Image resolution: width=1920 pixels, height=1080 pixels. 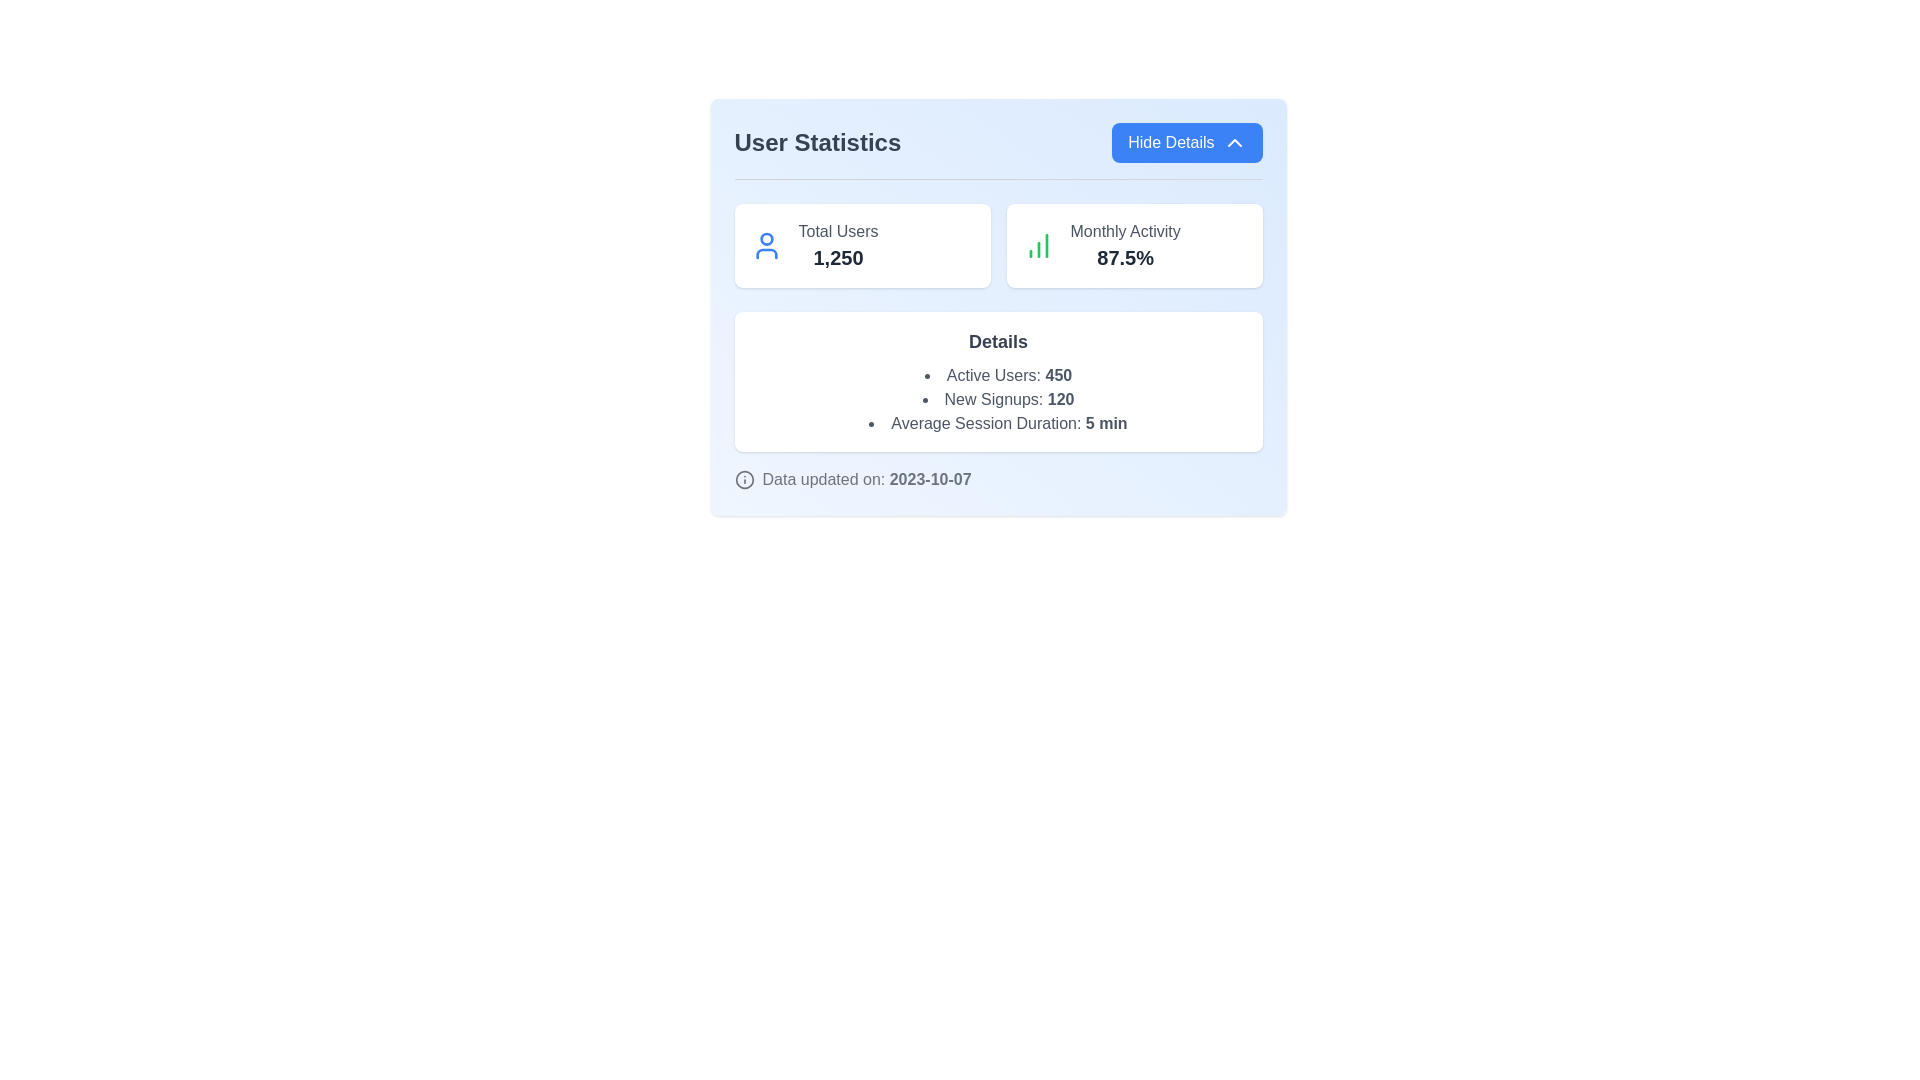 I want to click on the circular part of the user profile icon in the 'User Statistics' card, which is displayed in blue and white colors, so click(x=765, y=238).